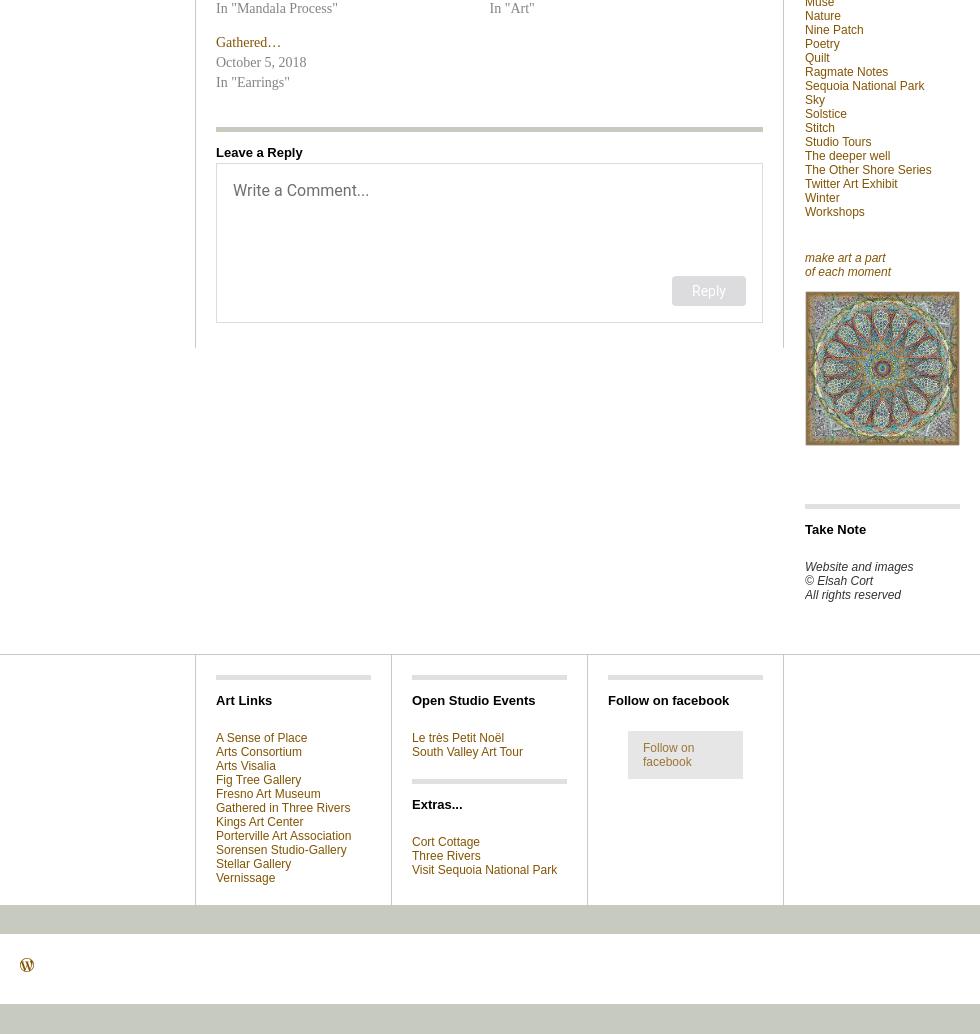  I want to click on 'Gathered in Three Rivers', so click(283, 806).